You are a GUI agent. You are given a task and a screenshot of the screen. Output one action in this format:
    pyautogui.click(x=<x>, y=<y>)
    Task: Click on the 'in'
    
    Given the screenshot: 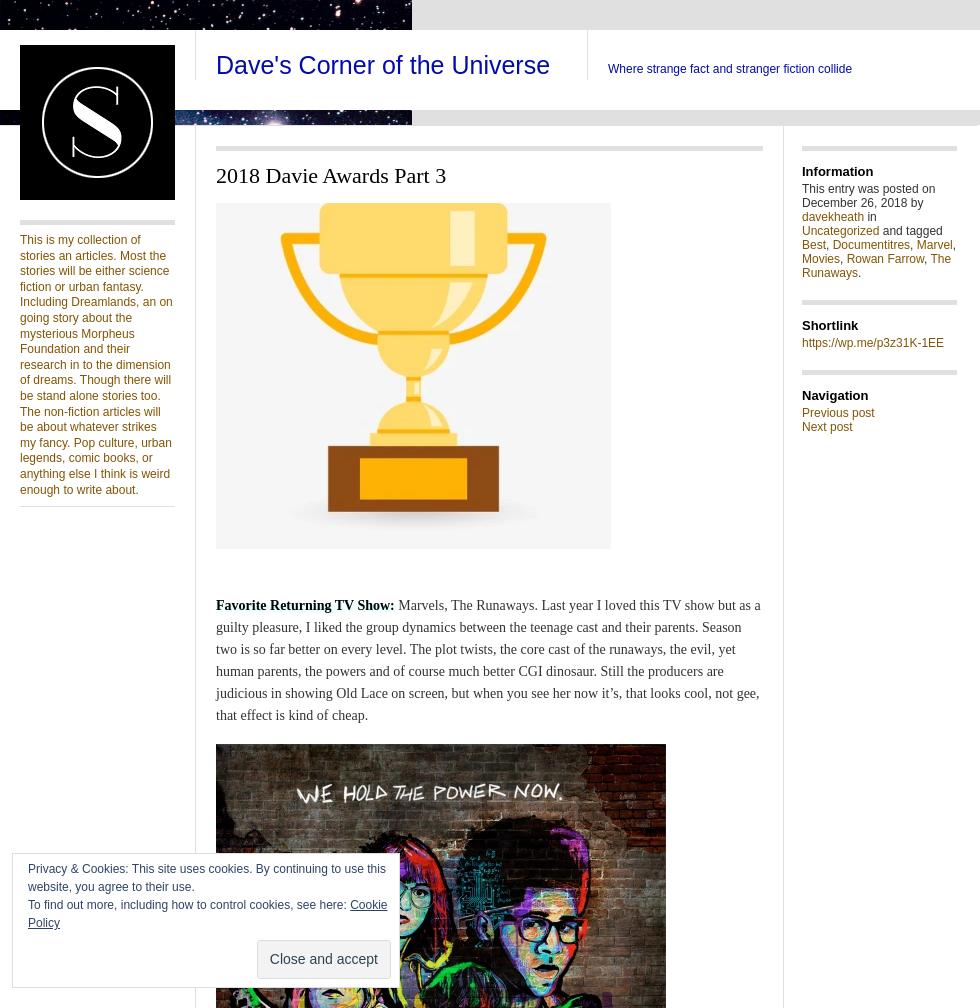 What is the action you would take?
    pyautogui.click(x=870, y=217)
    